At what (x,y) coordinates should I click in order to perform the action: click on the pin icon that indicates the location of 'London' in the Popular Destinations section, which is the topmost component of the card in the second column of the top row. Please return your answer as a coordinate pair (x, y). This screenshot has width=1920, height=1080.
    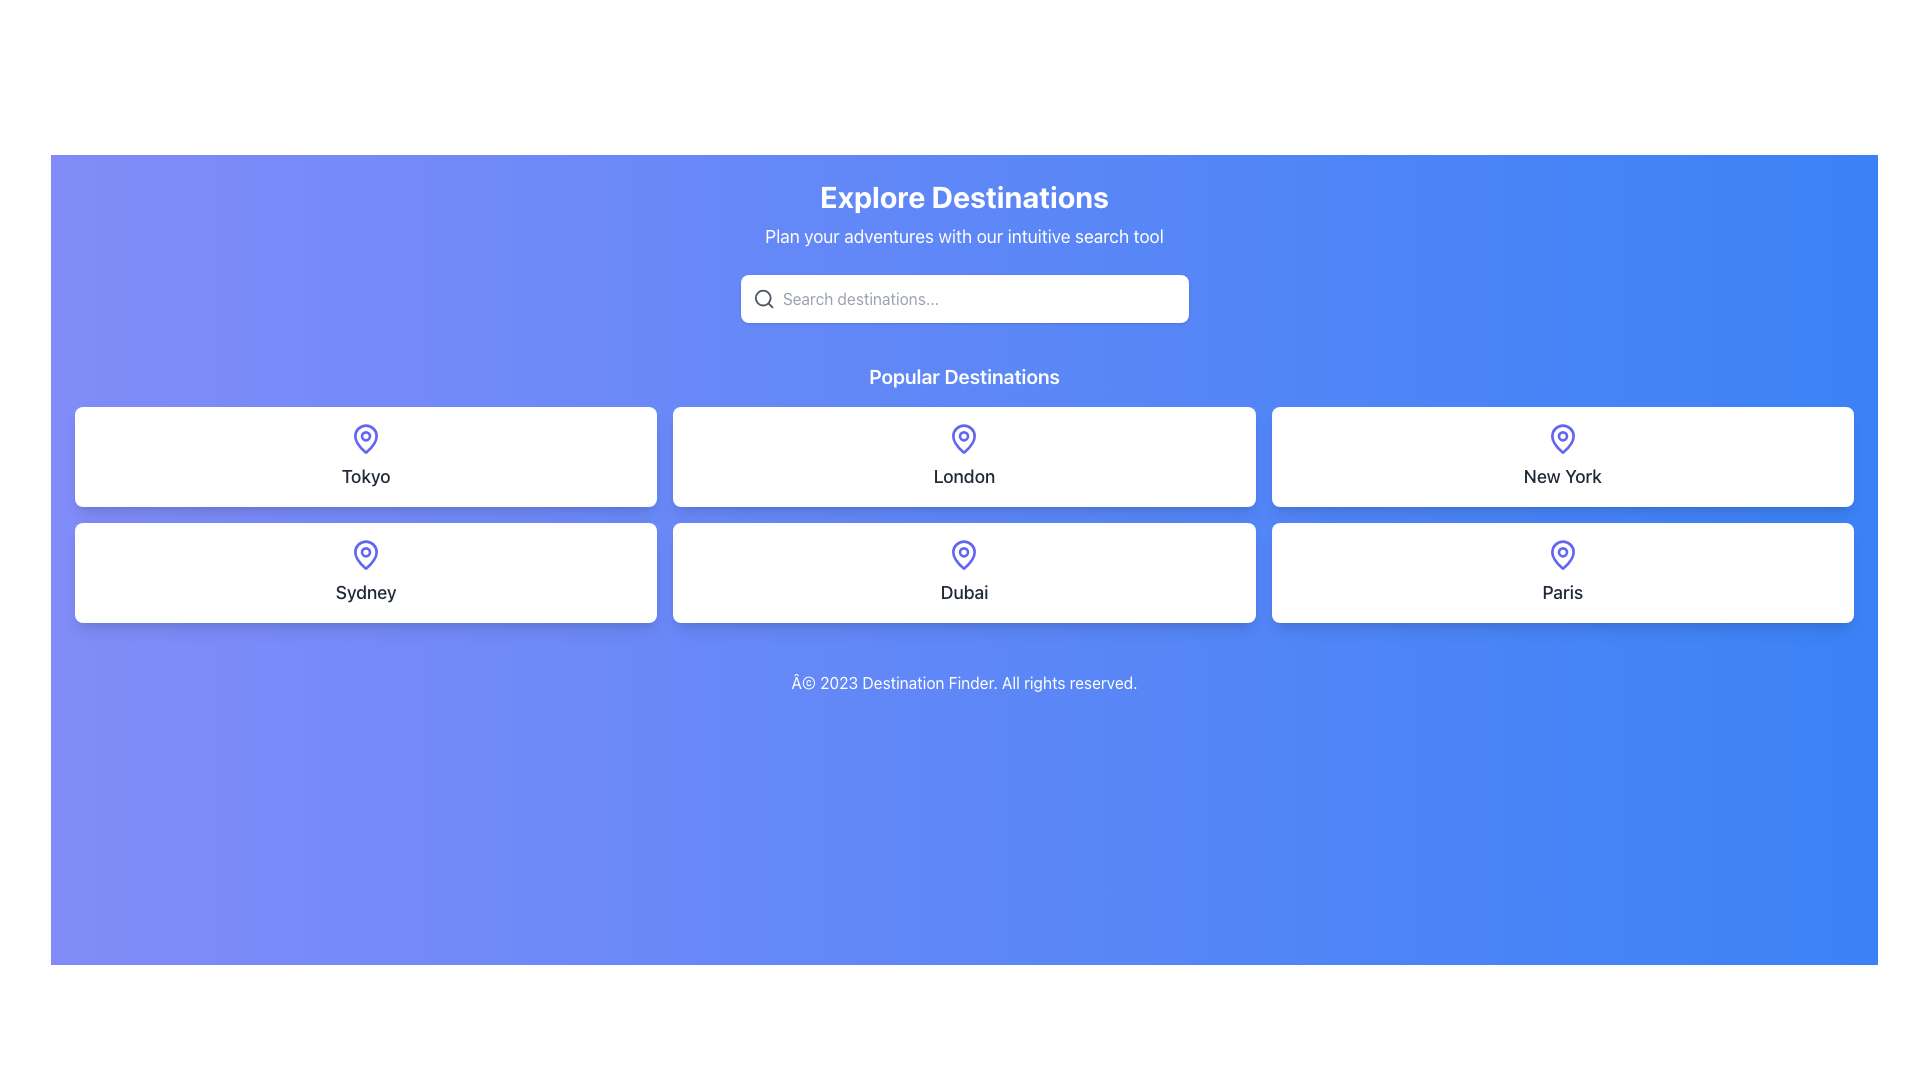
    Looking at the image, I should click on (964, 438).